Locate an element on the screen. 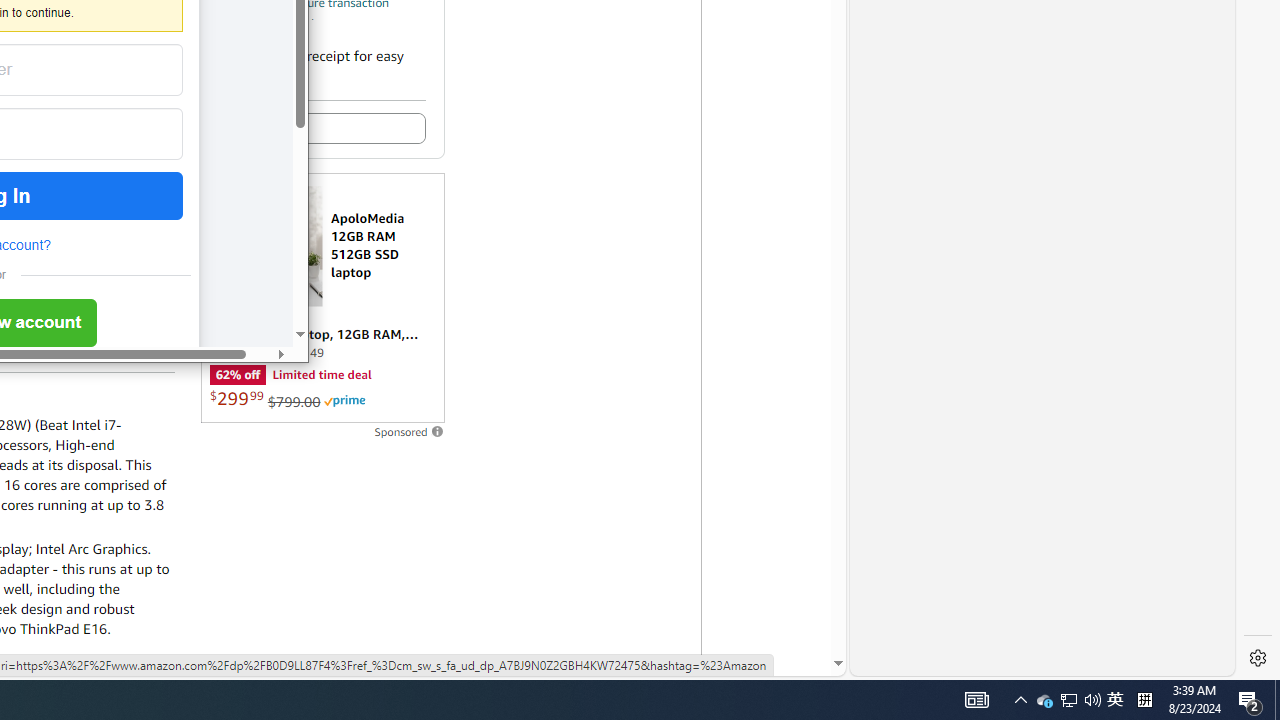 The width and height of the screenshot is (1280, 720). 'Prime' is located at coordinates (344, 401).